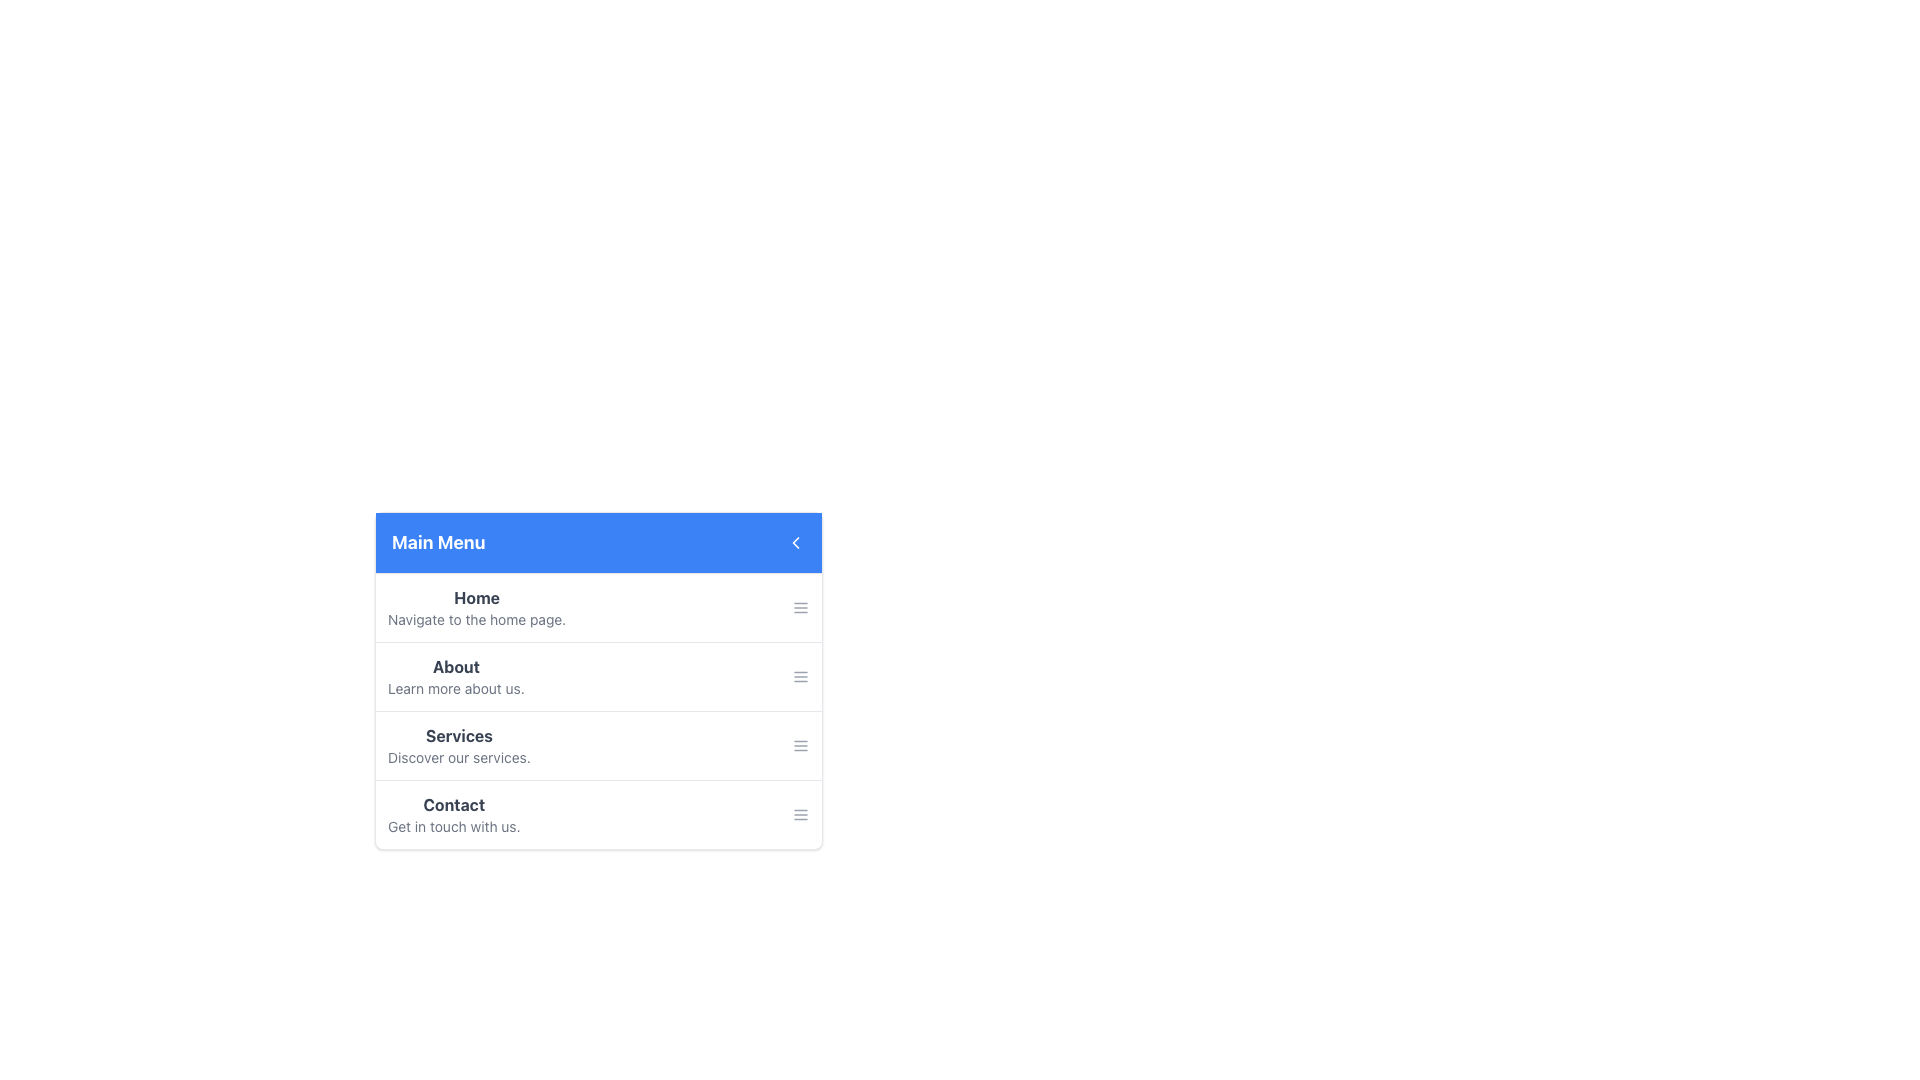 This screenshot has height=1080, width=1920. I want to click on text label that says 'Navigate to the home page.' located directly below the 'Home' title in the 'Main Menu' section, so click(476, 619).